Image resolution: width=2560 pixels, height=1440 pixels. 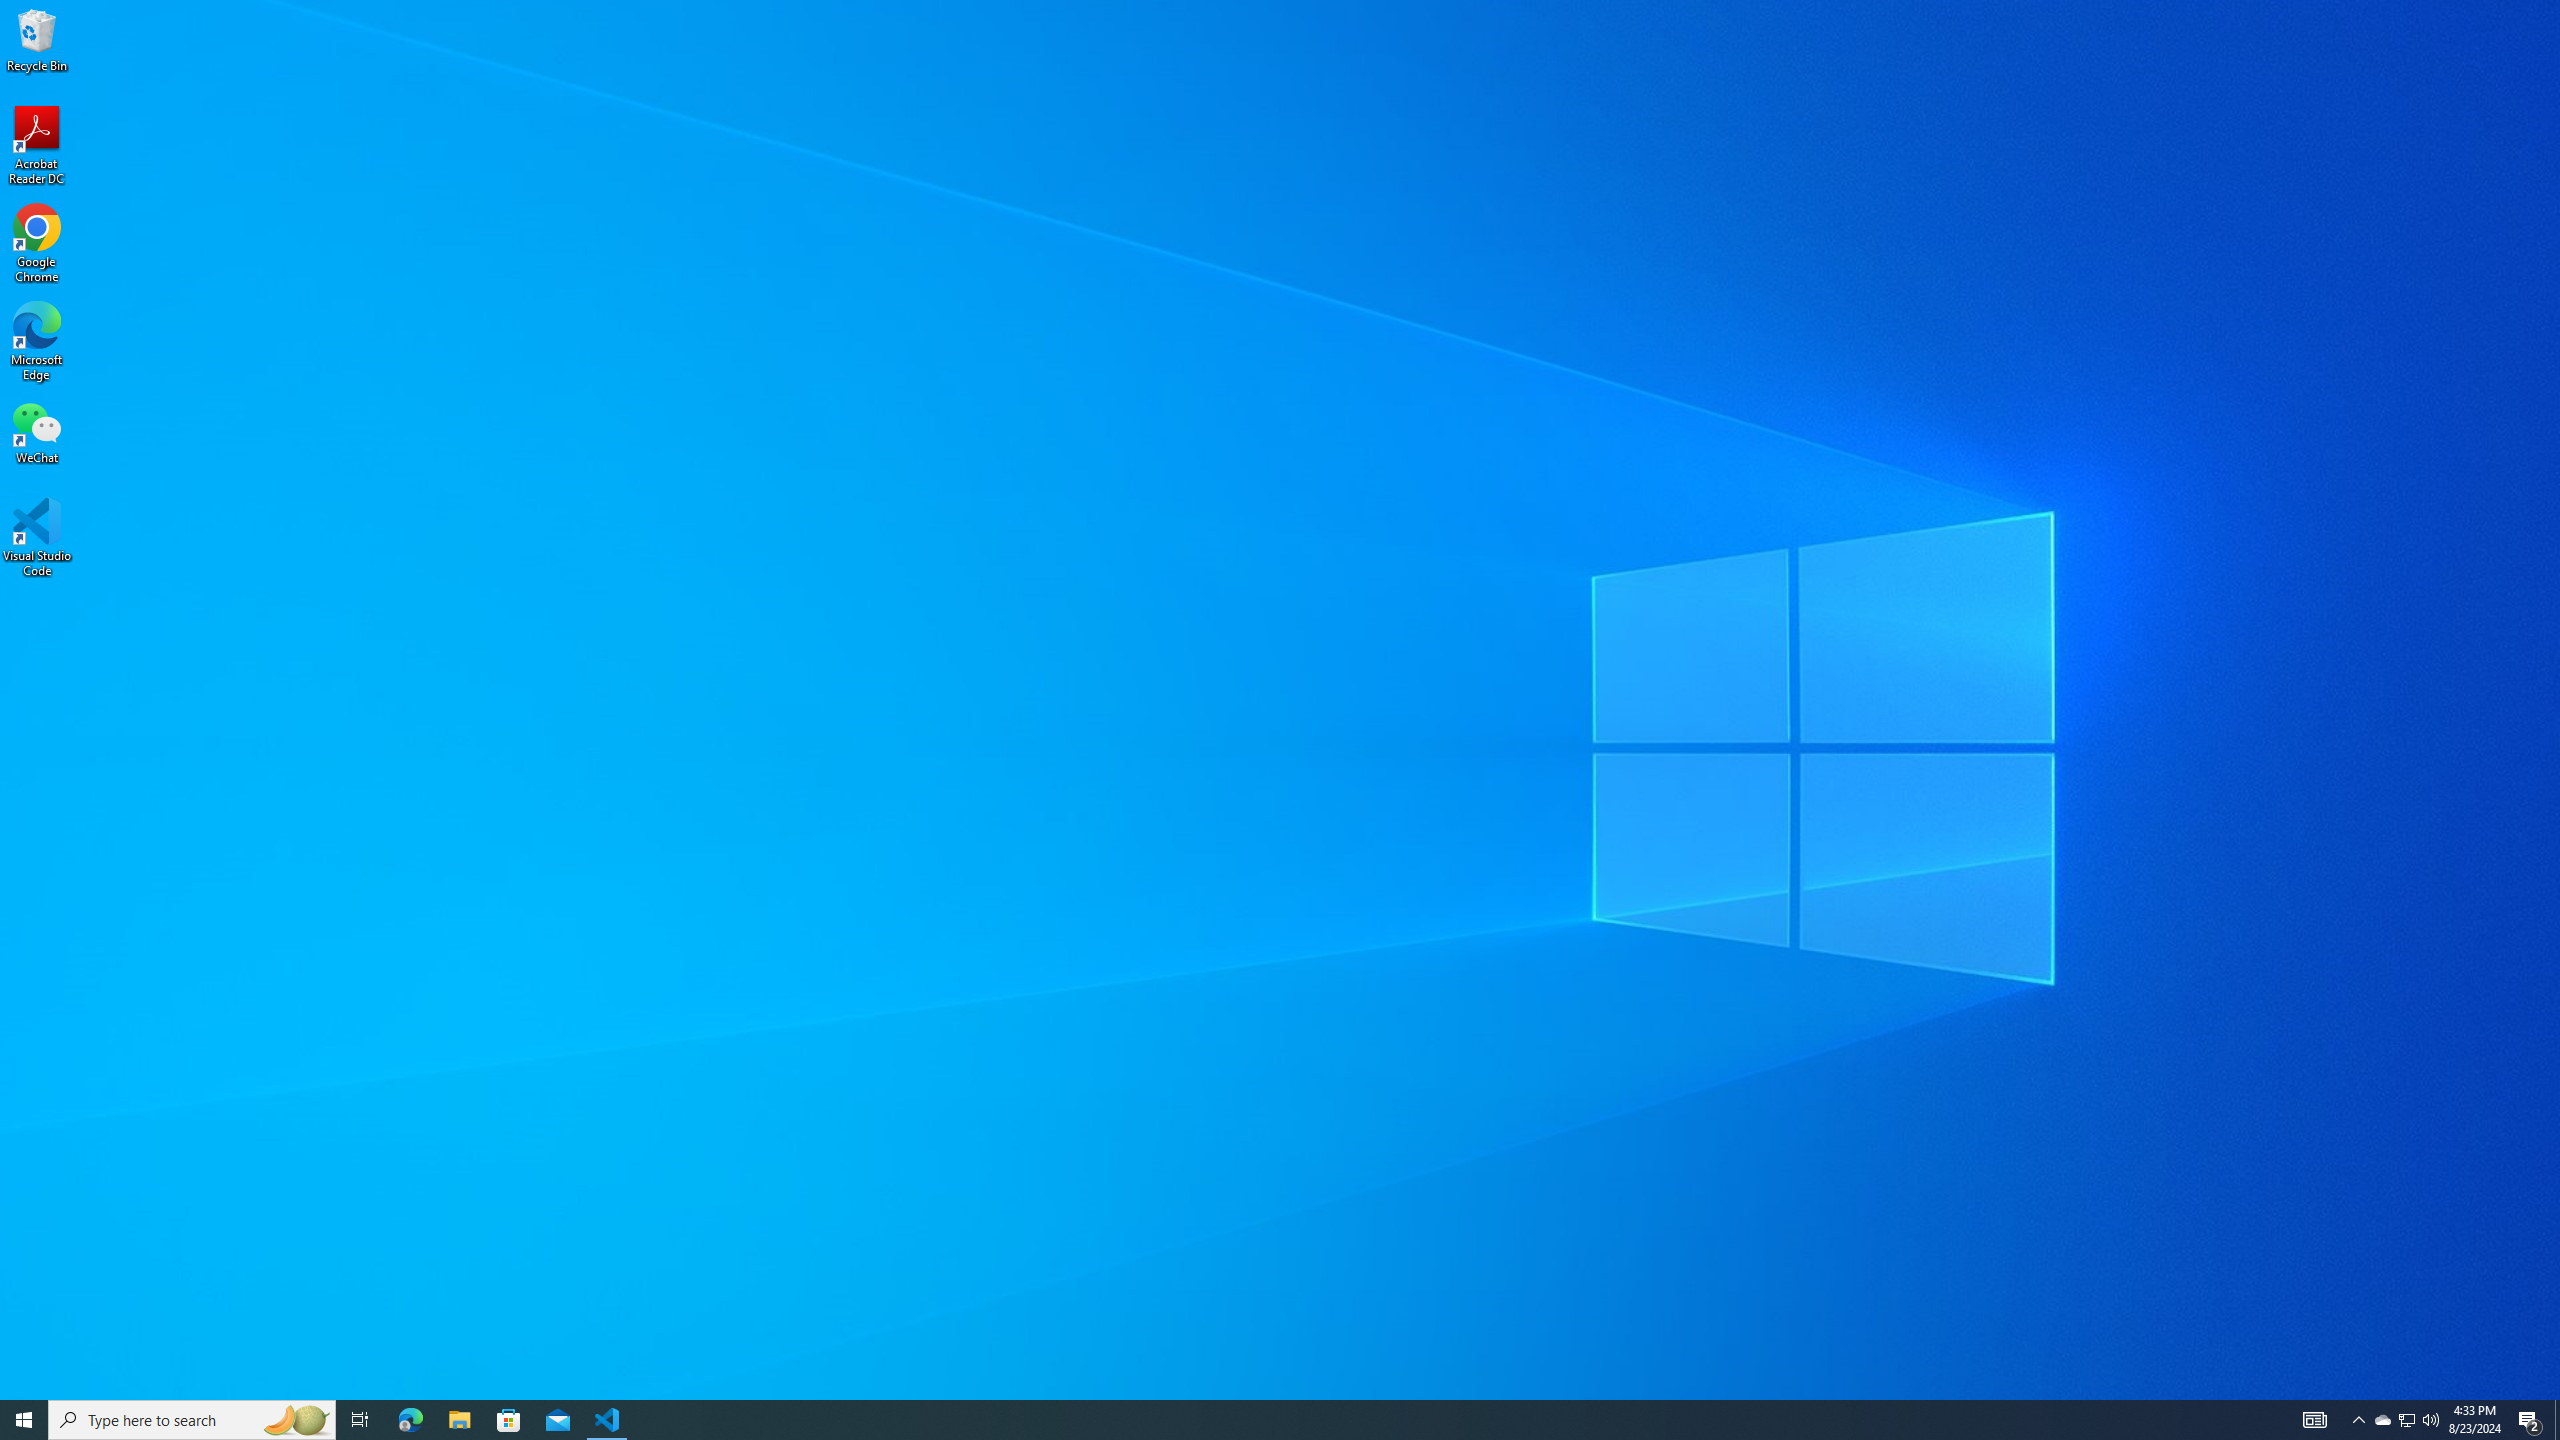 I want to click on 'Google Chrome', so click(x=36, y=244).